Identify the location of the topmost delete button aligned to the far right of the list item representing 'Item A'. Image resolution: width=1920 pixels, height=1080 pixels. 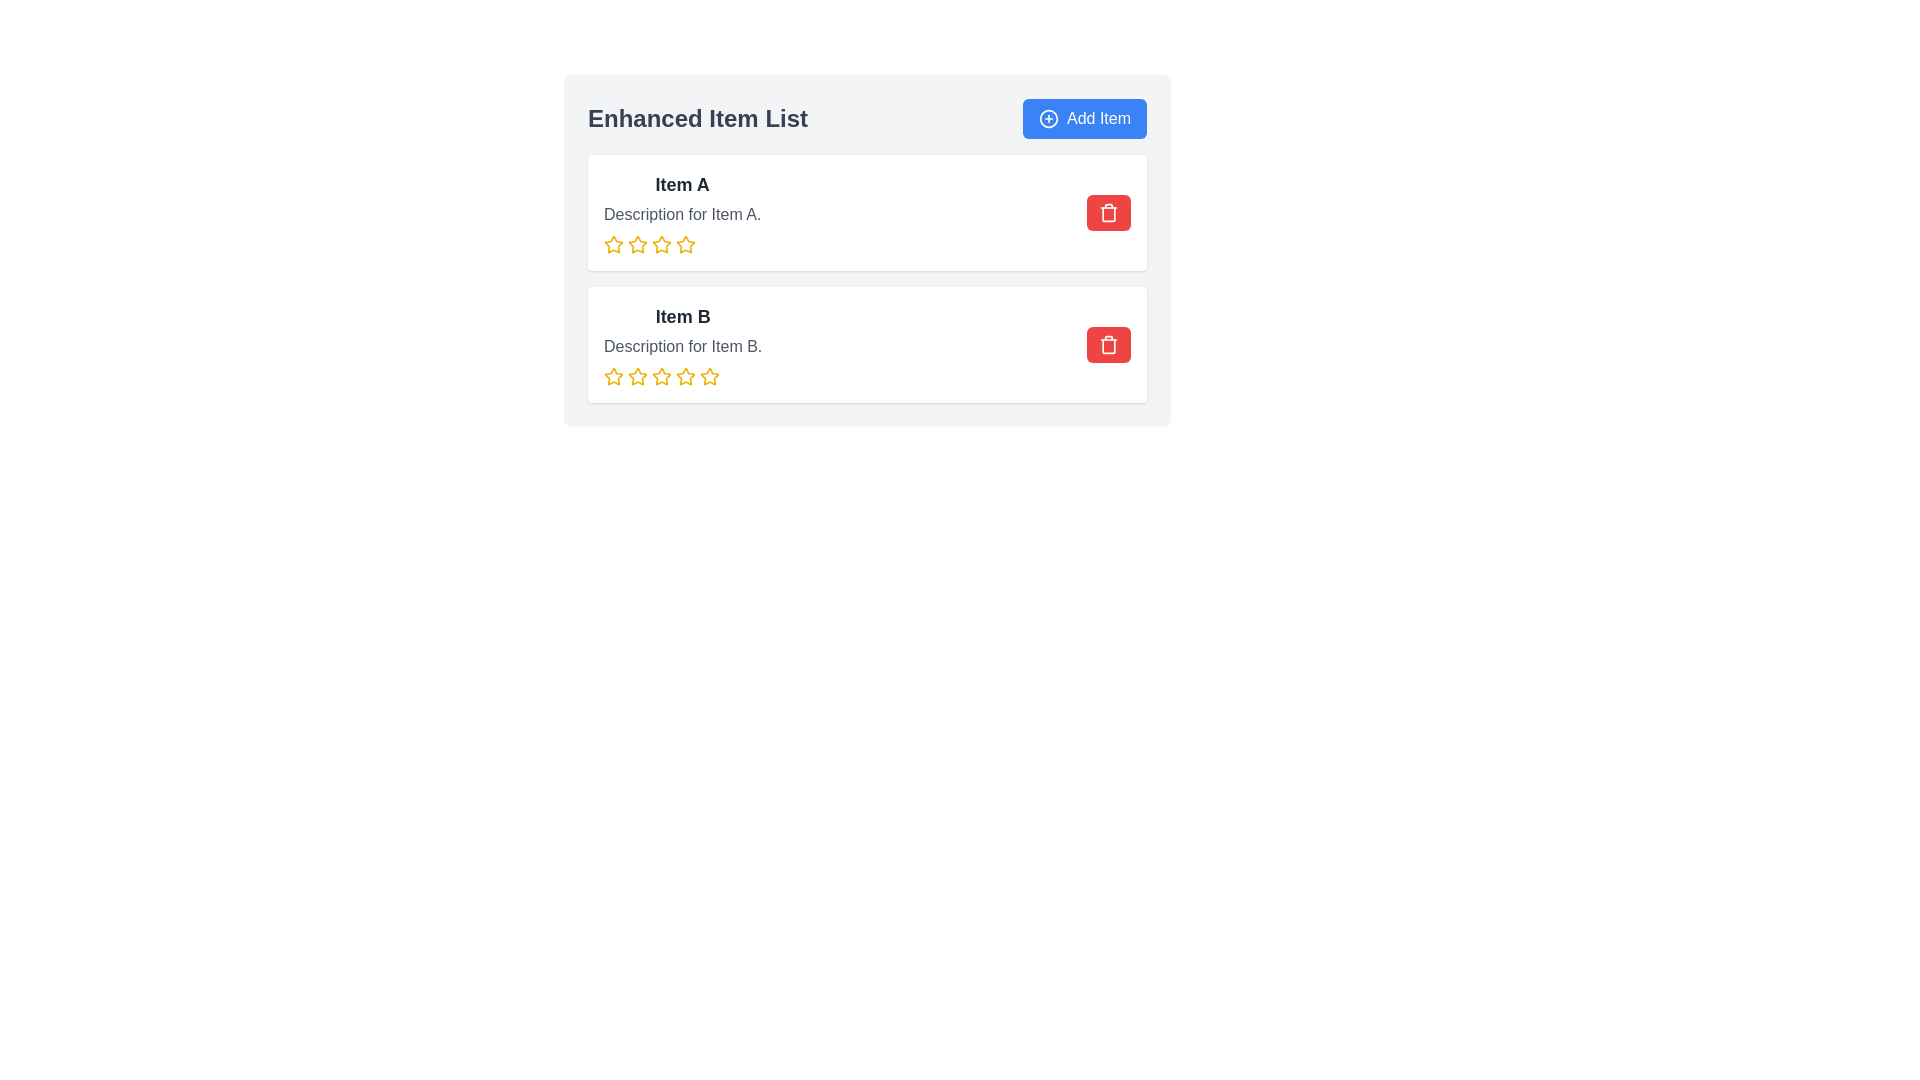
(1107, 212).